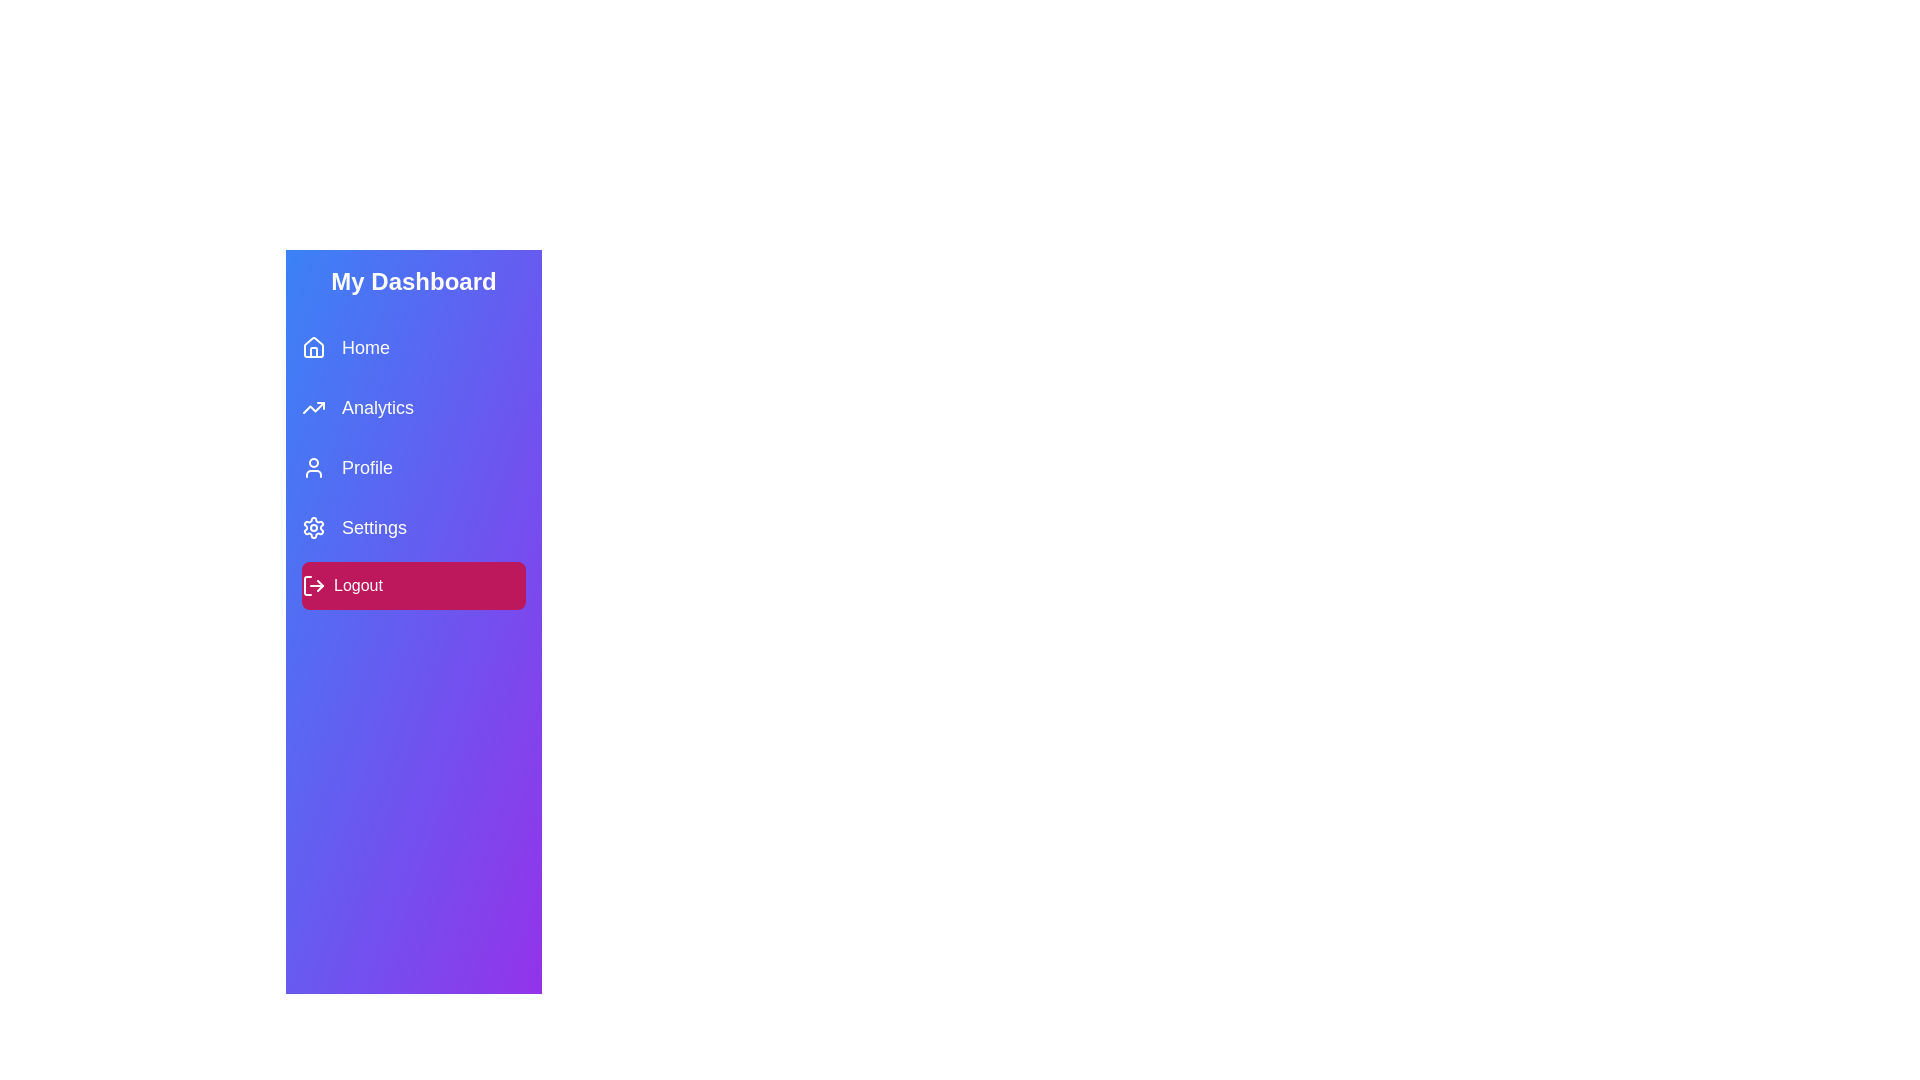 The image size is (1920, 1080). I want to click on the profile icon, which is a circular representation of a person, located in the vertical navigation bar to the left of the 'Profile' text, so click(312, 467).